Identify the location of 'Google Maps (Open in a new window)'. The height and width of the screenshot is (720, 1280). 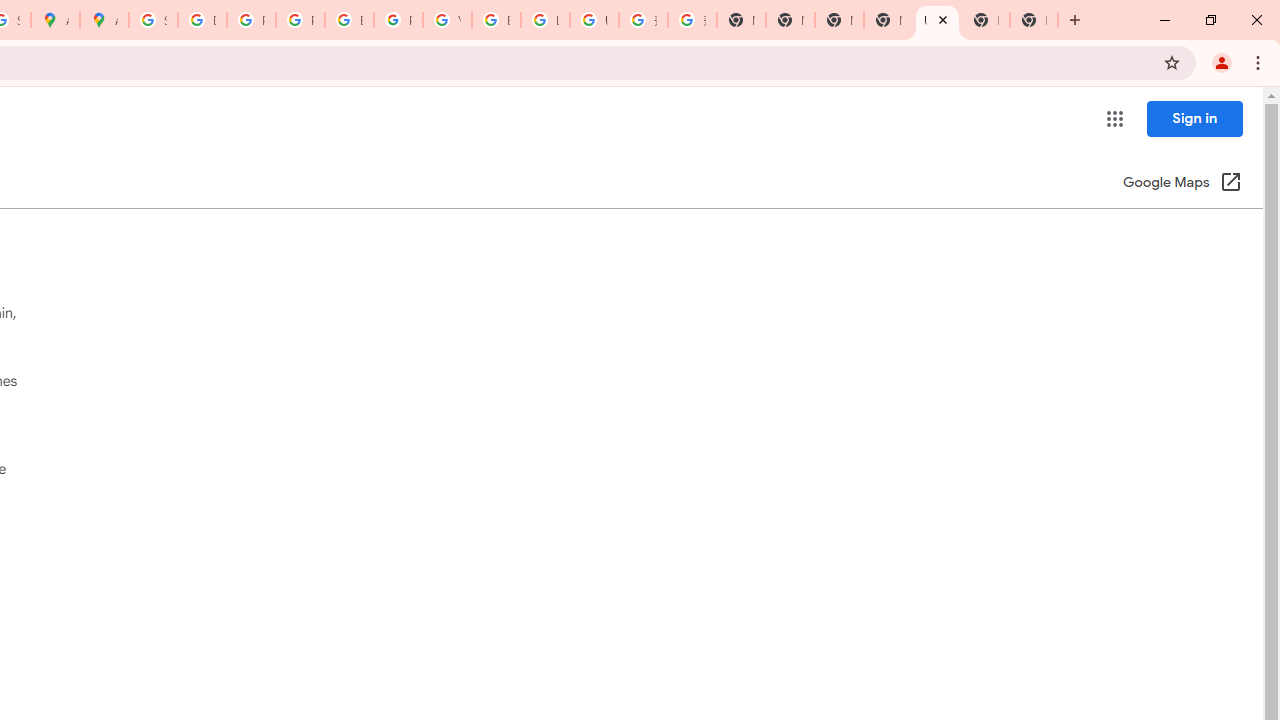
(1182, 183).